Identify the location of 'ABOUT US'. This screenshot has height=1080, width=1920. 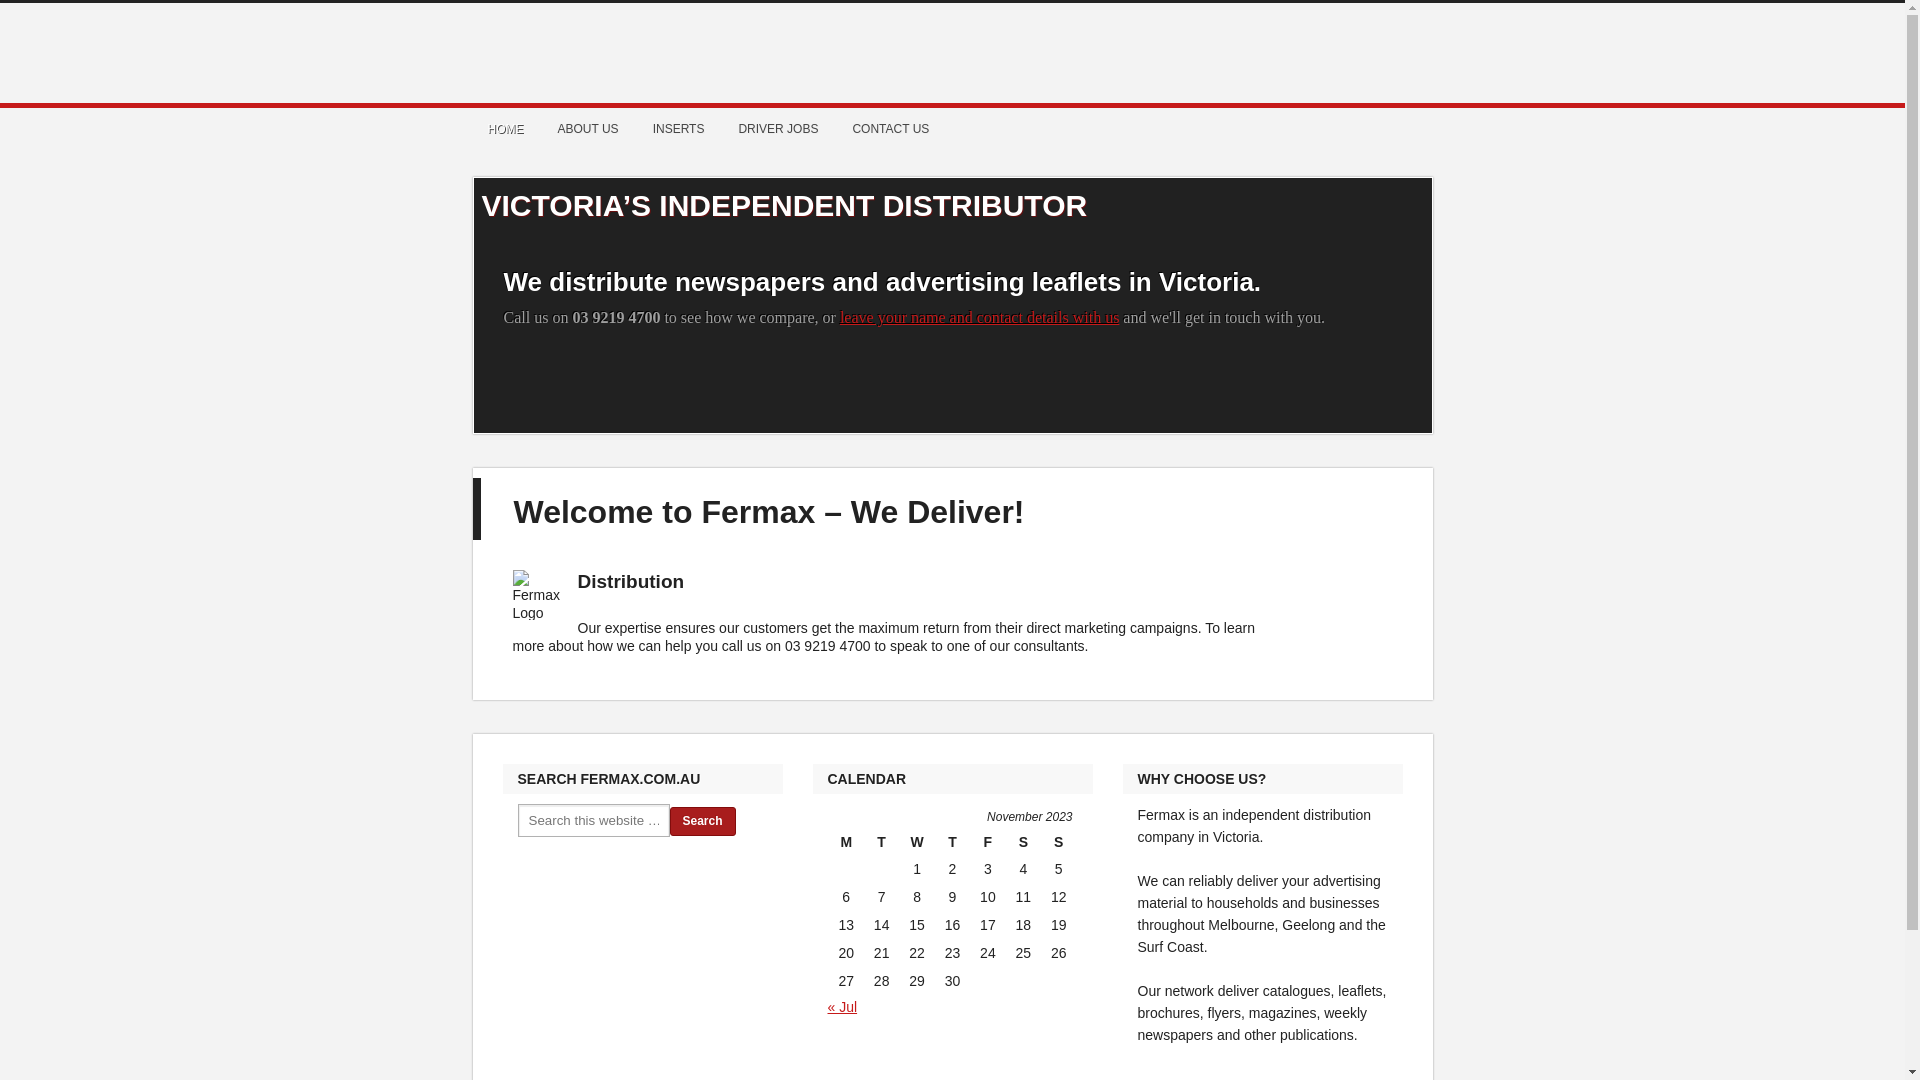
(542, 128).